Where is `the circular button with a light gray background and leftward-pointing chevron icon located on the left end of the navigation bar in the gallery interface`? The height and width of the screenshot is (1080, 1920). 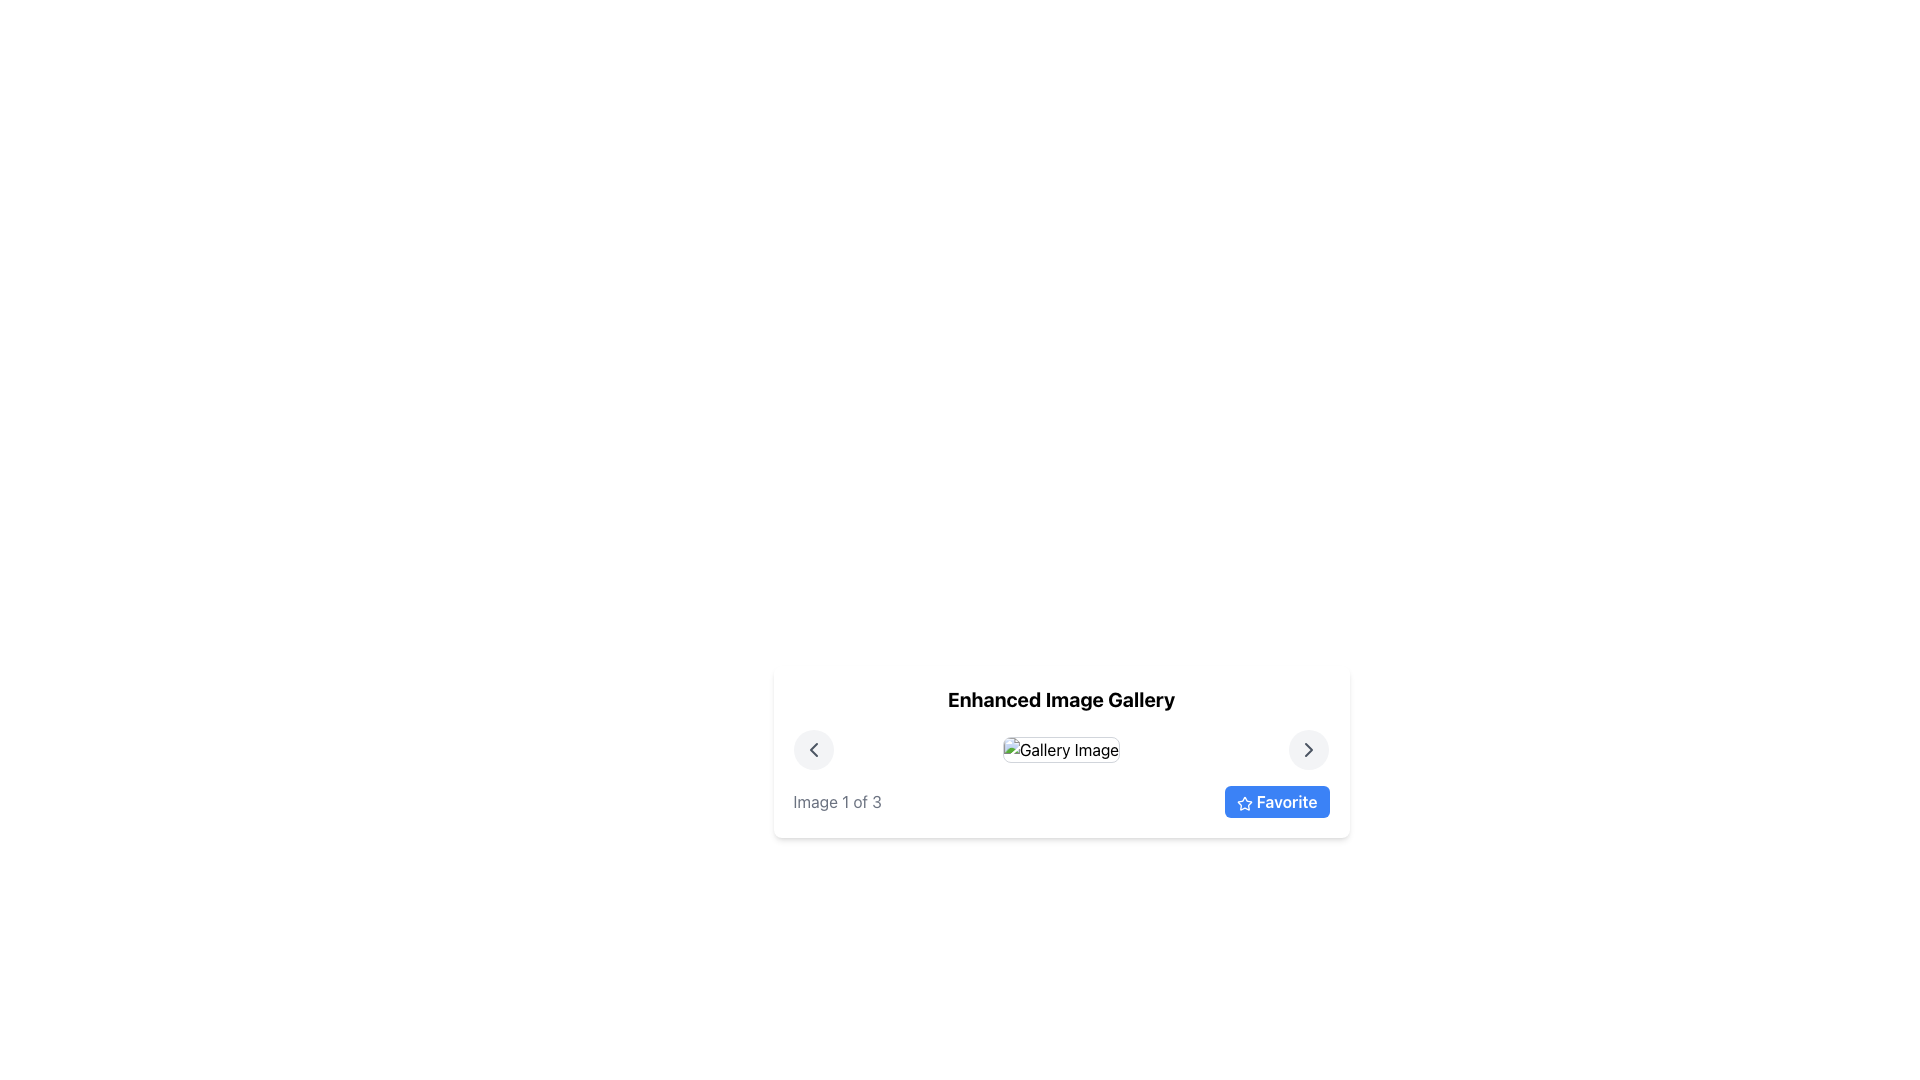 the circular button with a light gray background and leftward-pointing chevron icon located on the left end of the navigation bar in the gallery interface is located at coordinates (813, 749).